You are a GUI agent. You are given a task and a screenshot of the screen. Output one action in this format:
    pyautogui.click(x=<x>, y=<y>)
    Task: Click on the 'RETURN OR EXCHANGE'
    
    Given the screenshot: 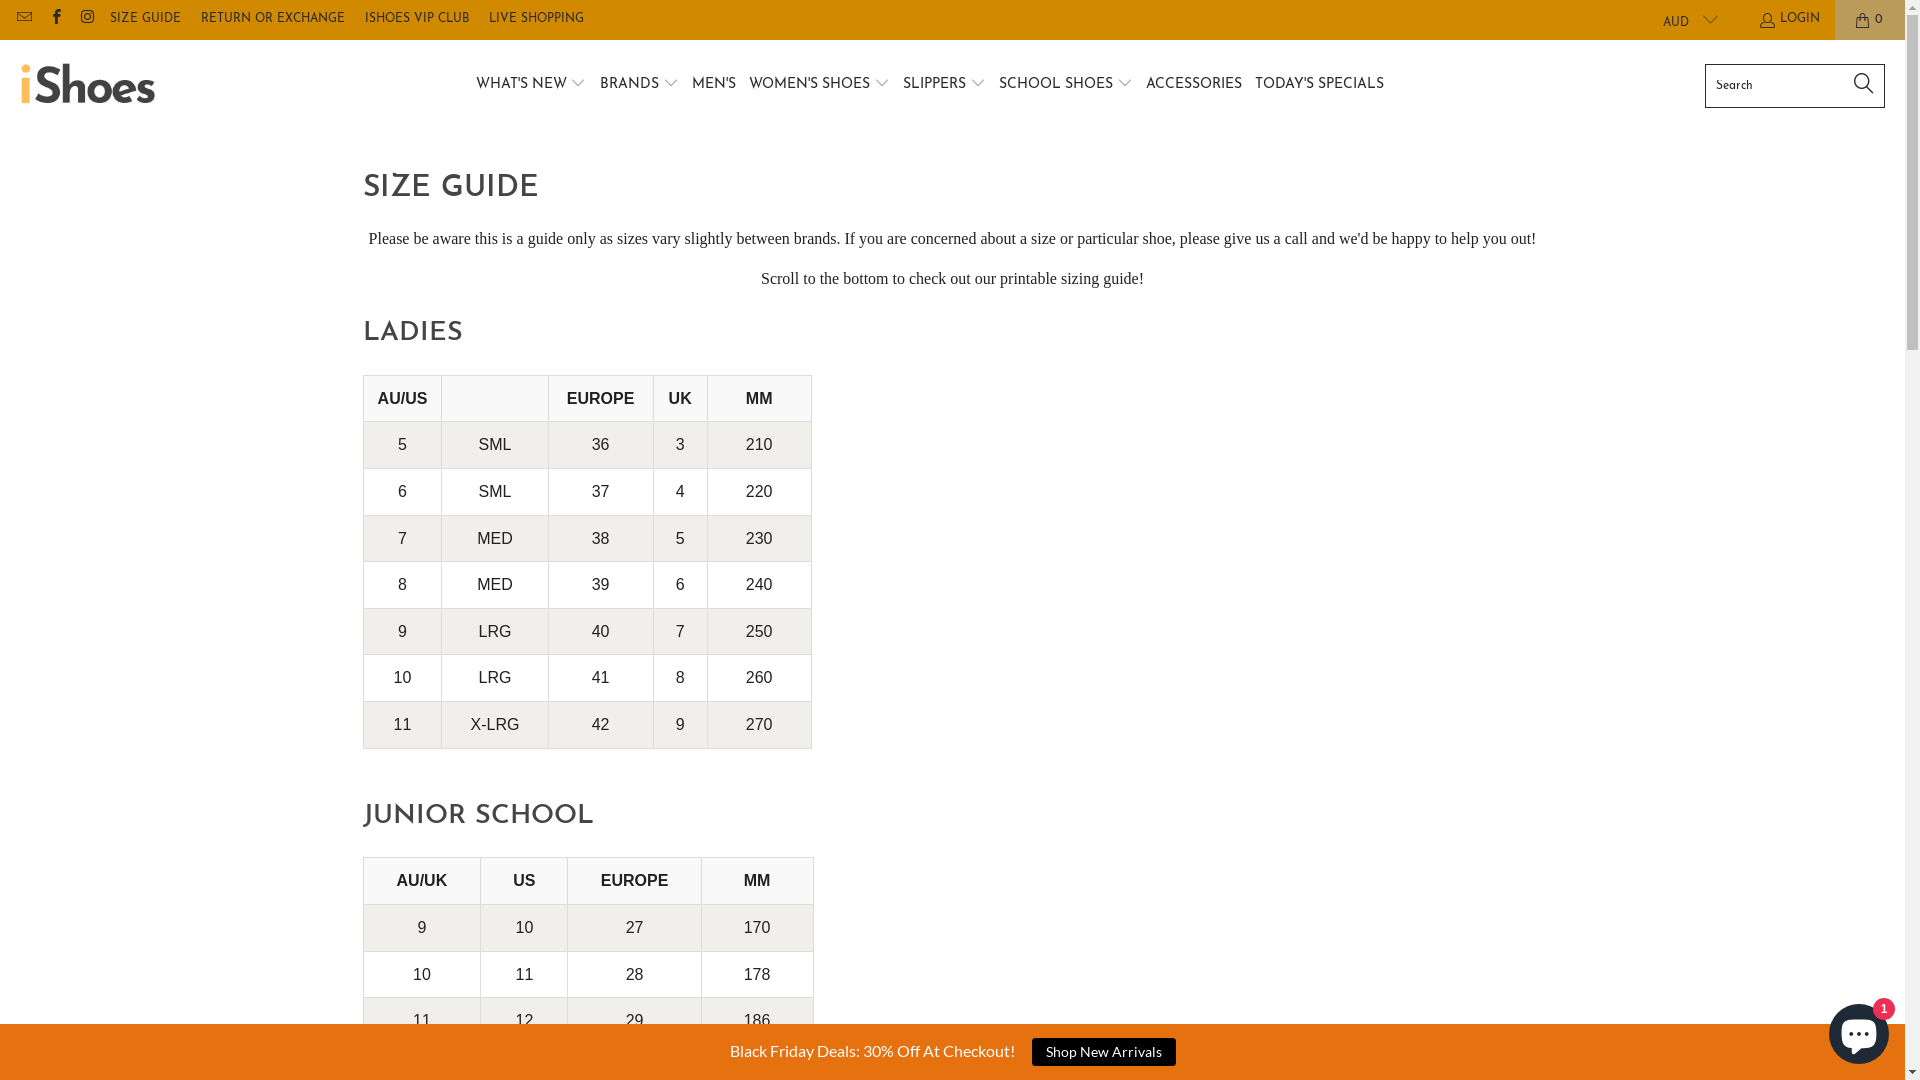 What is the action you would take?
    pyautogui.click(x=272, y=19)
    